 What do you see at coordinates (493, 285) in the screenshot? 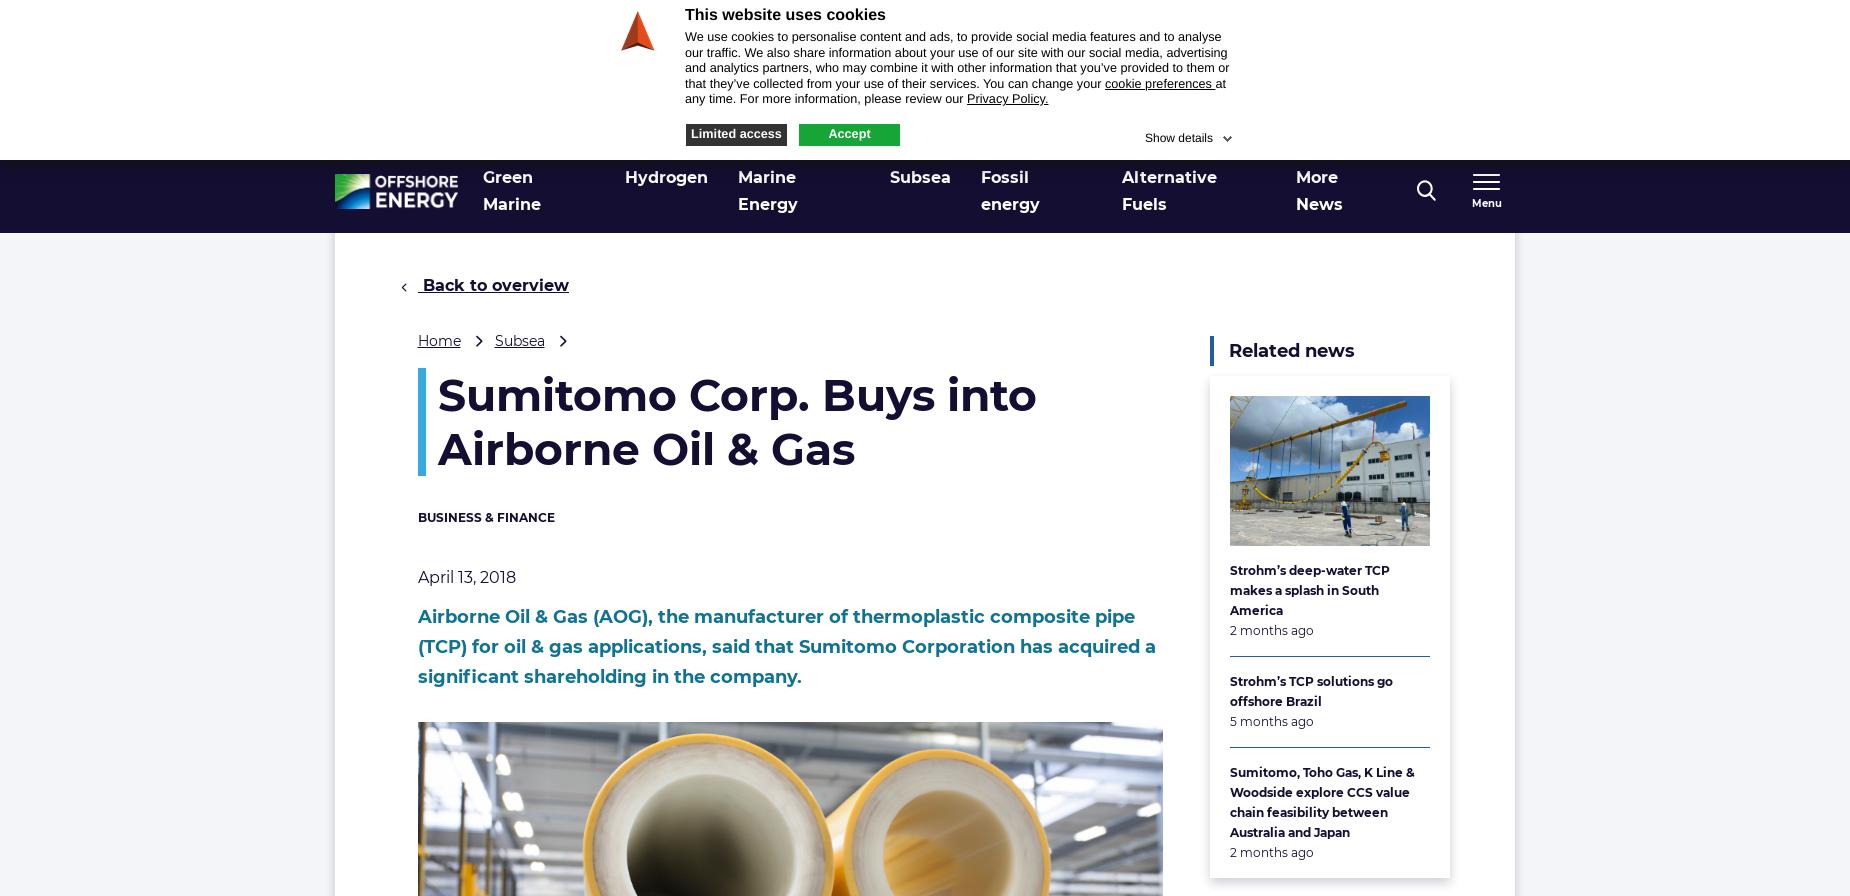
I see `'Back to overview'` at bounding box center [493, 285].